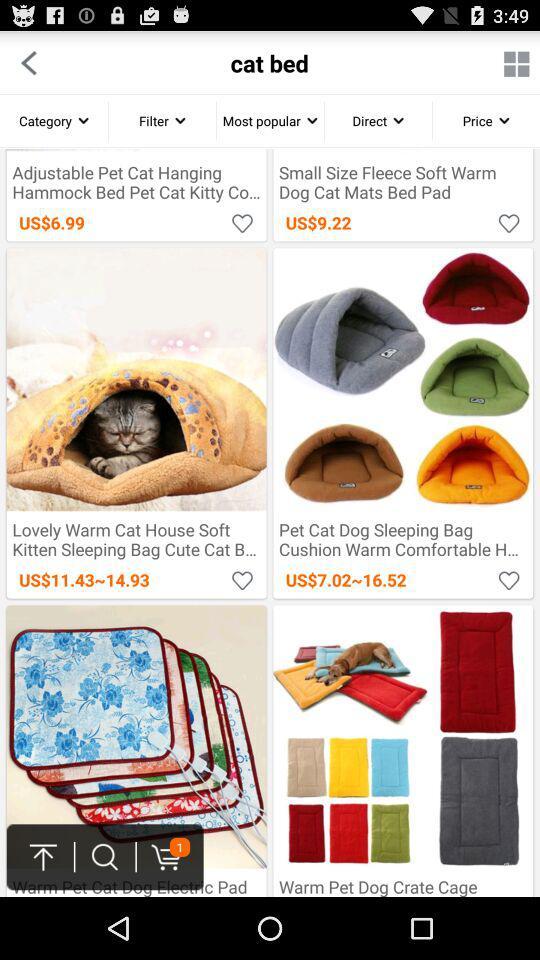  I want to click on the arrow_backward icon, so click(27, 67).